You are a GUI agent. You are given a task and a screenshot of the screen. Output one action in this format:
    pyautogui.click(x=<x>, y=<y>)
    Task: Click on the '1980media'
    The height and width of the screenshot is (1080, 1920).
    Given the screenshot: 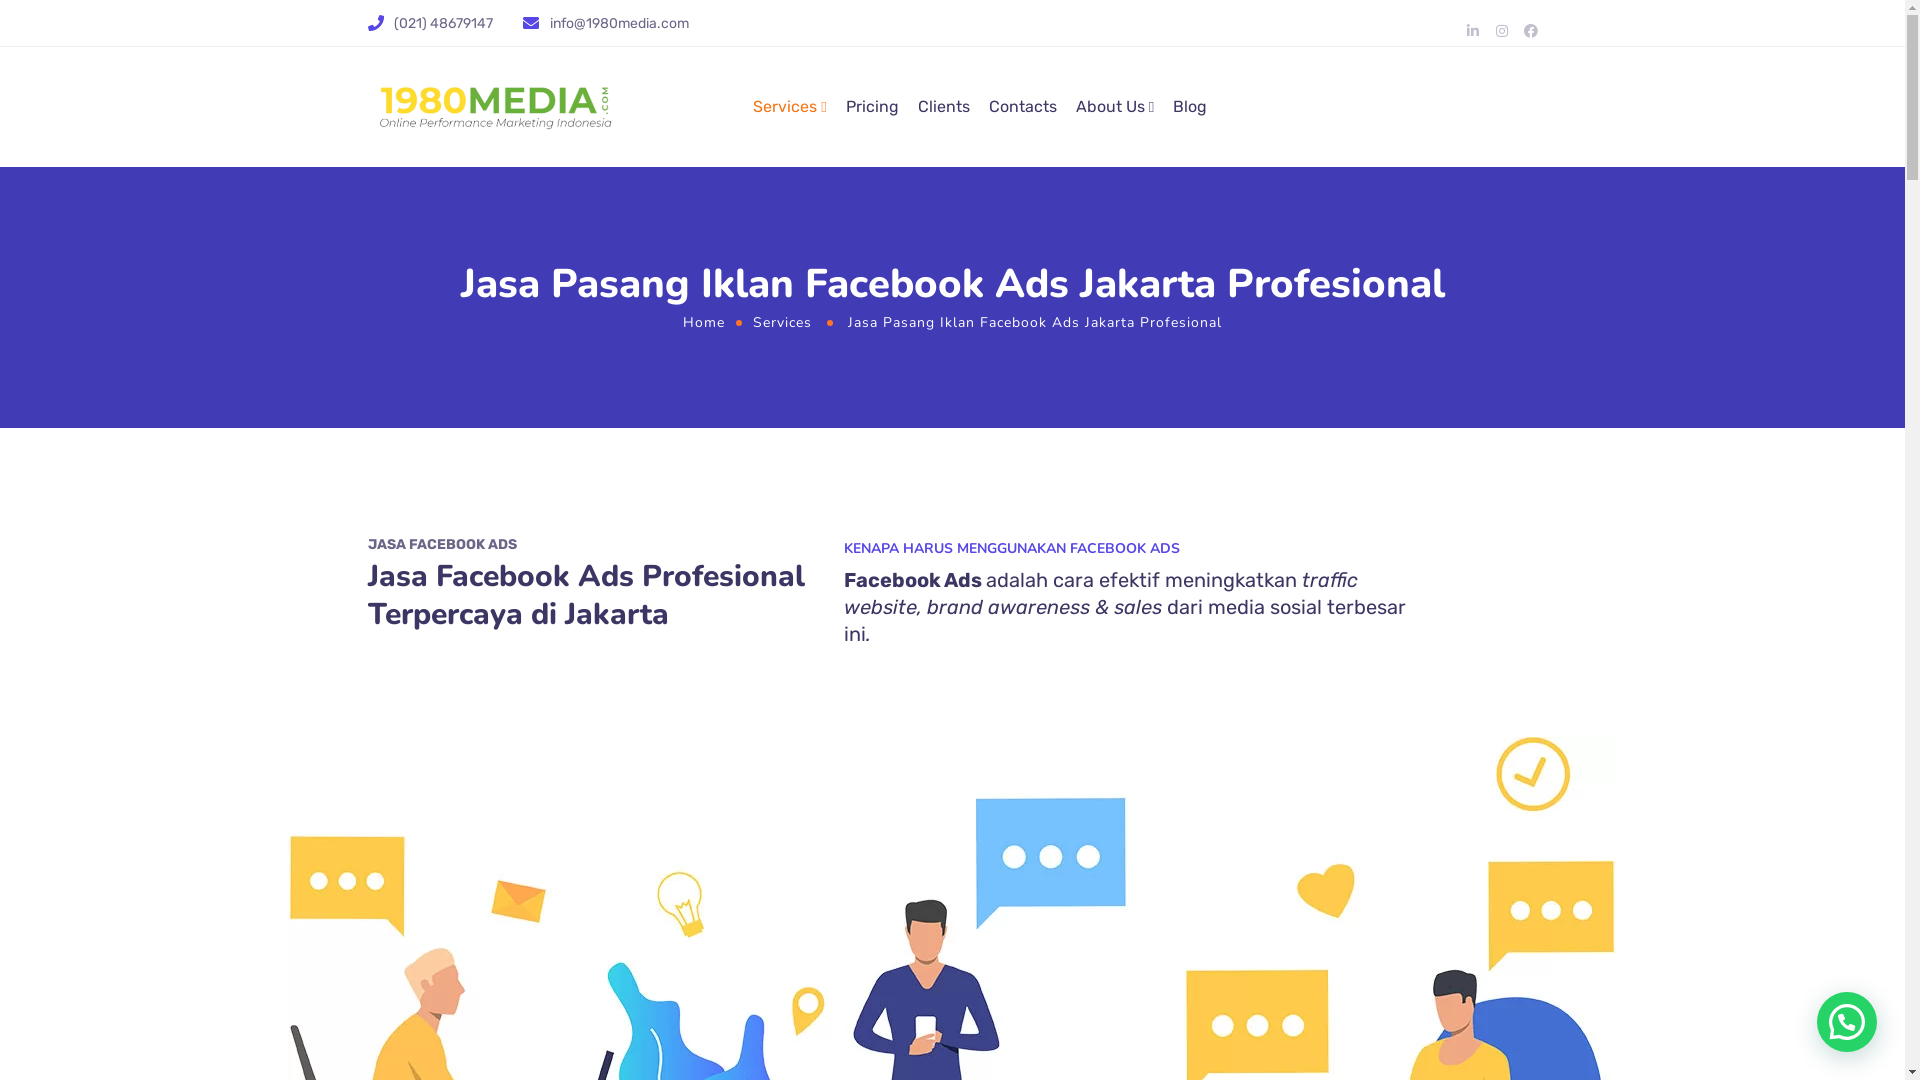 What is the action you would take?
    pyautogui.click(x=368, y=107)
    